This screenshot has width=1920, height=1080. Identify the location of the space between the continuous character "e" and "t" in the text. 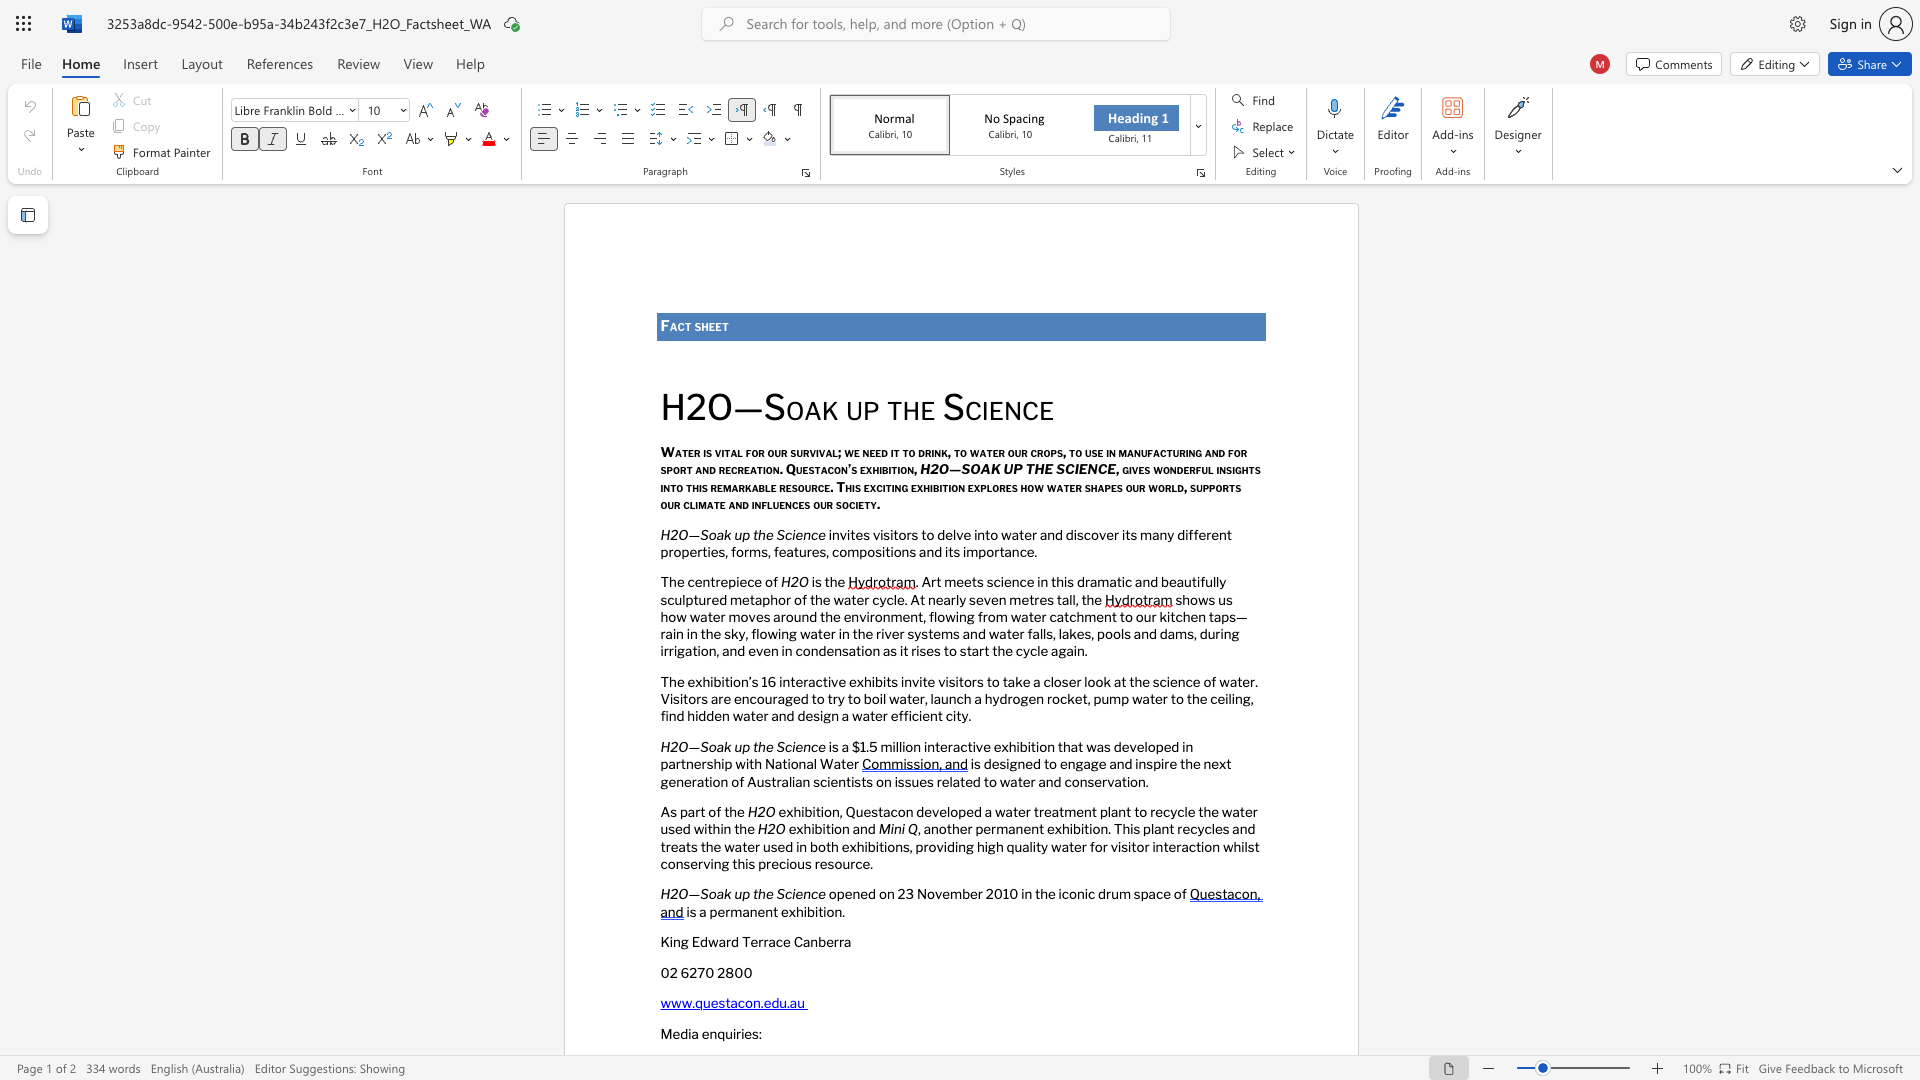
(720, 325).